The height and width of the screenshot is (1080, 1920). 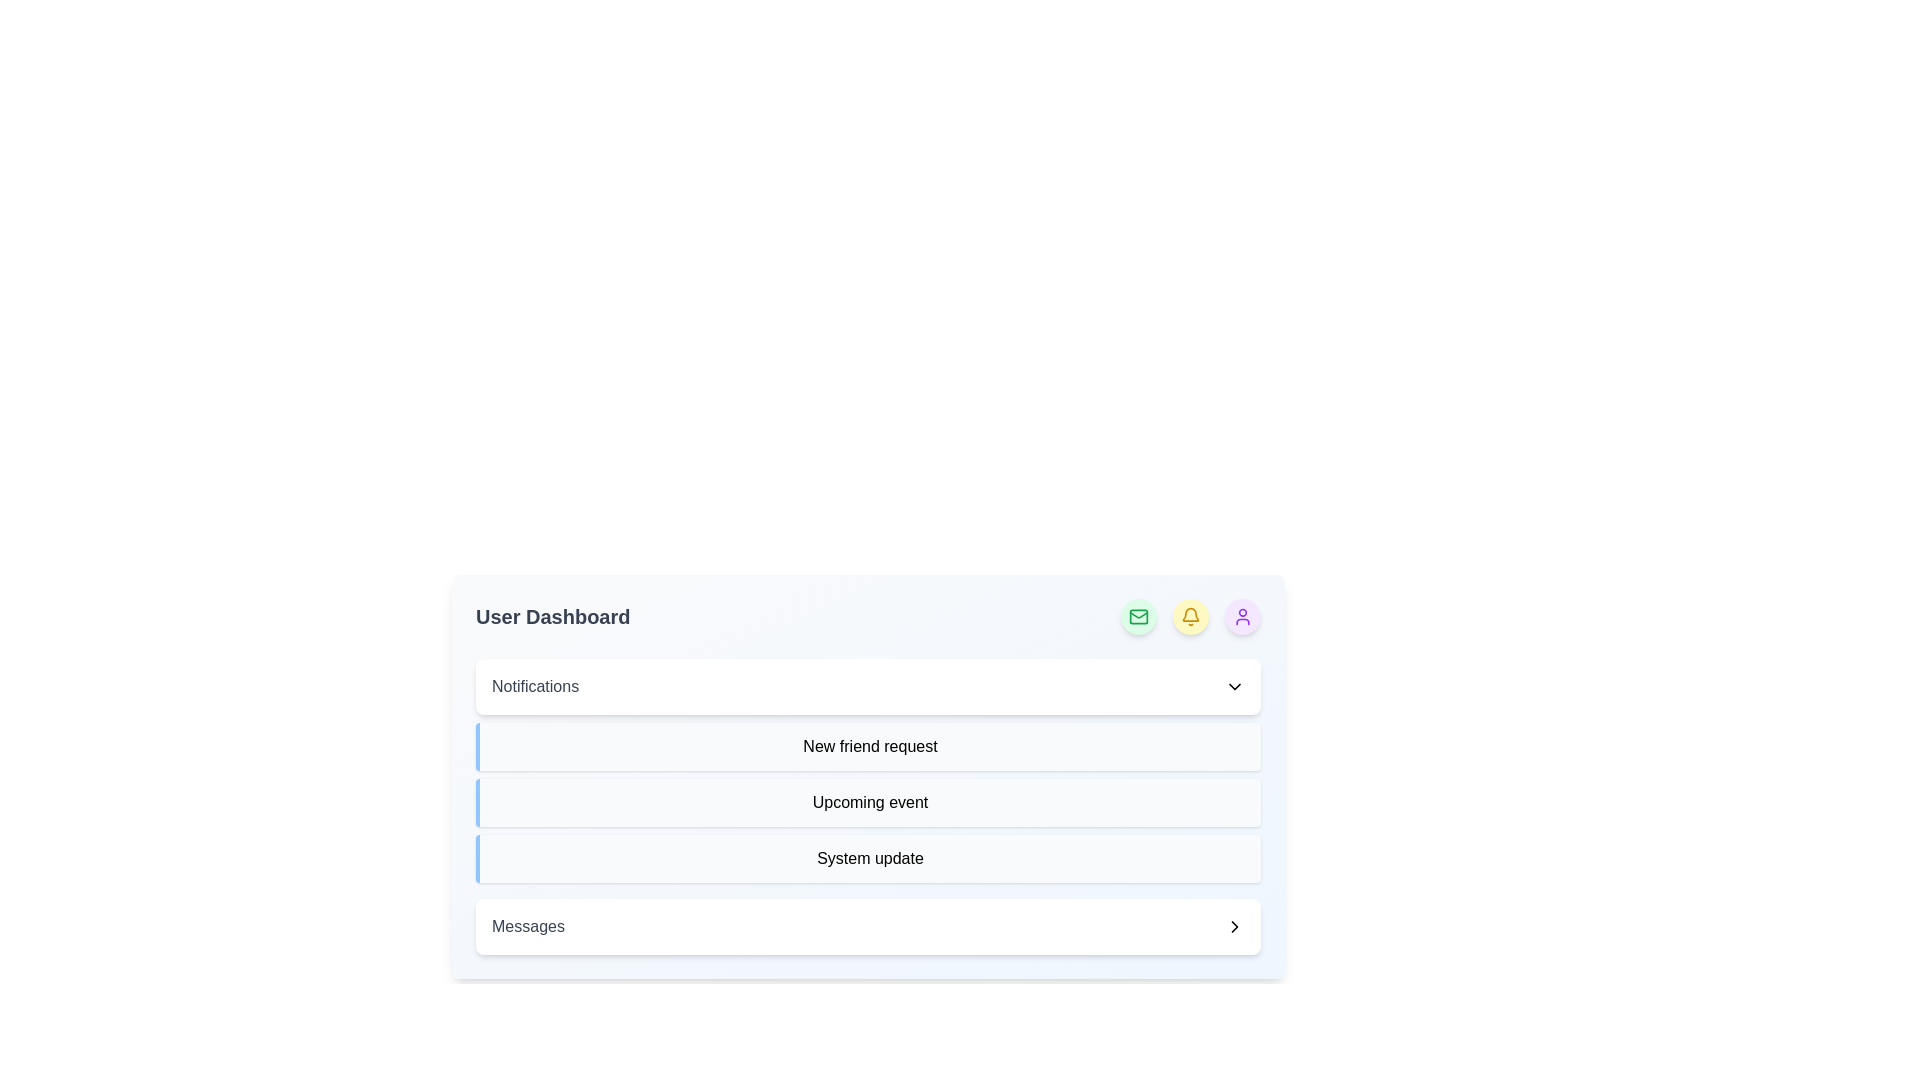 I want to click on the Information box that represents a system update notification, which is the third item in the Notifications section, so click(x=868, y=858).